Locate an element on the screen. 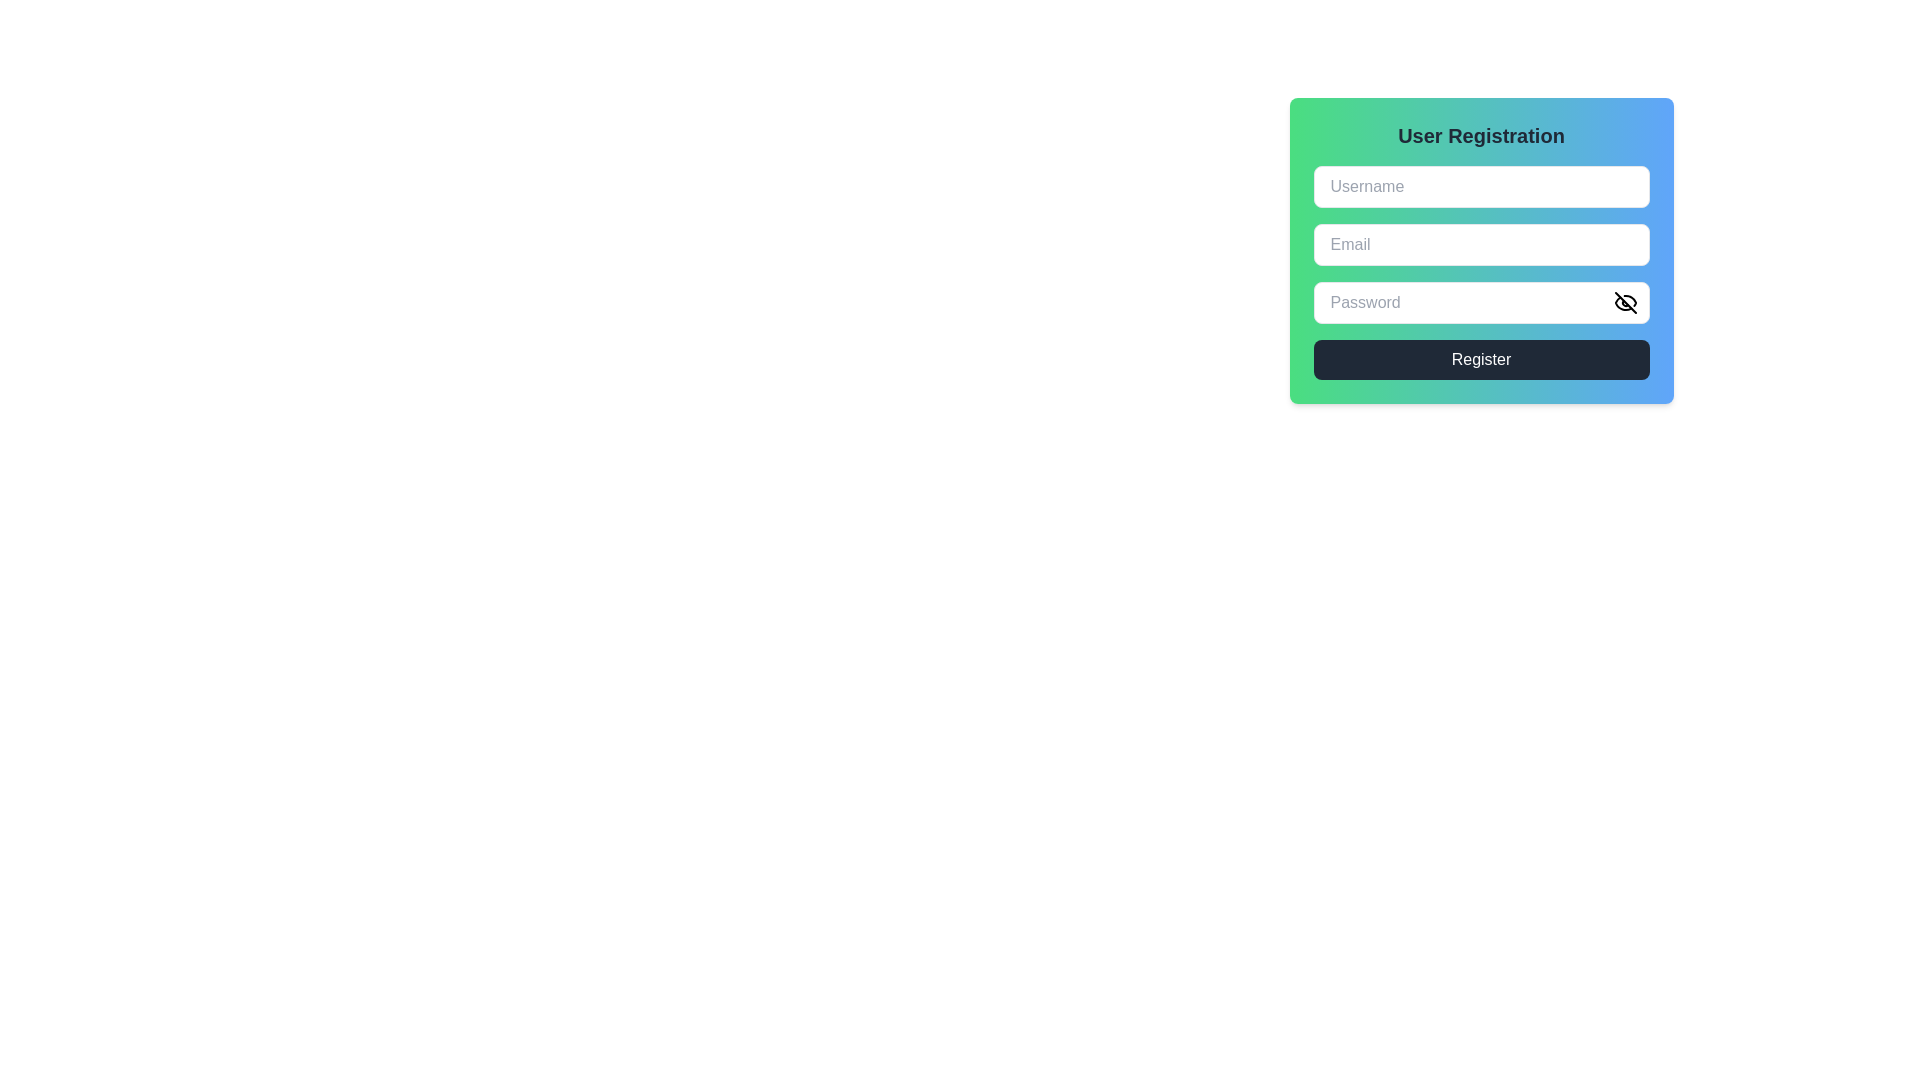  the header text element labeled 'User Registration', which features bold text in a large font size and a vivid gradient background transitioning from green to blue, located at the top of a card element is located at coordinates (1481, 135).